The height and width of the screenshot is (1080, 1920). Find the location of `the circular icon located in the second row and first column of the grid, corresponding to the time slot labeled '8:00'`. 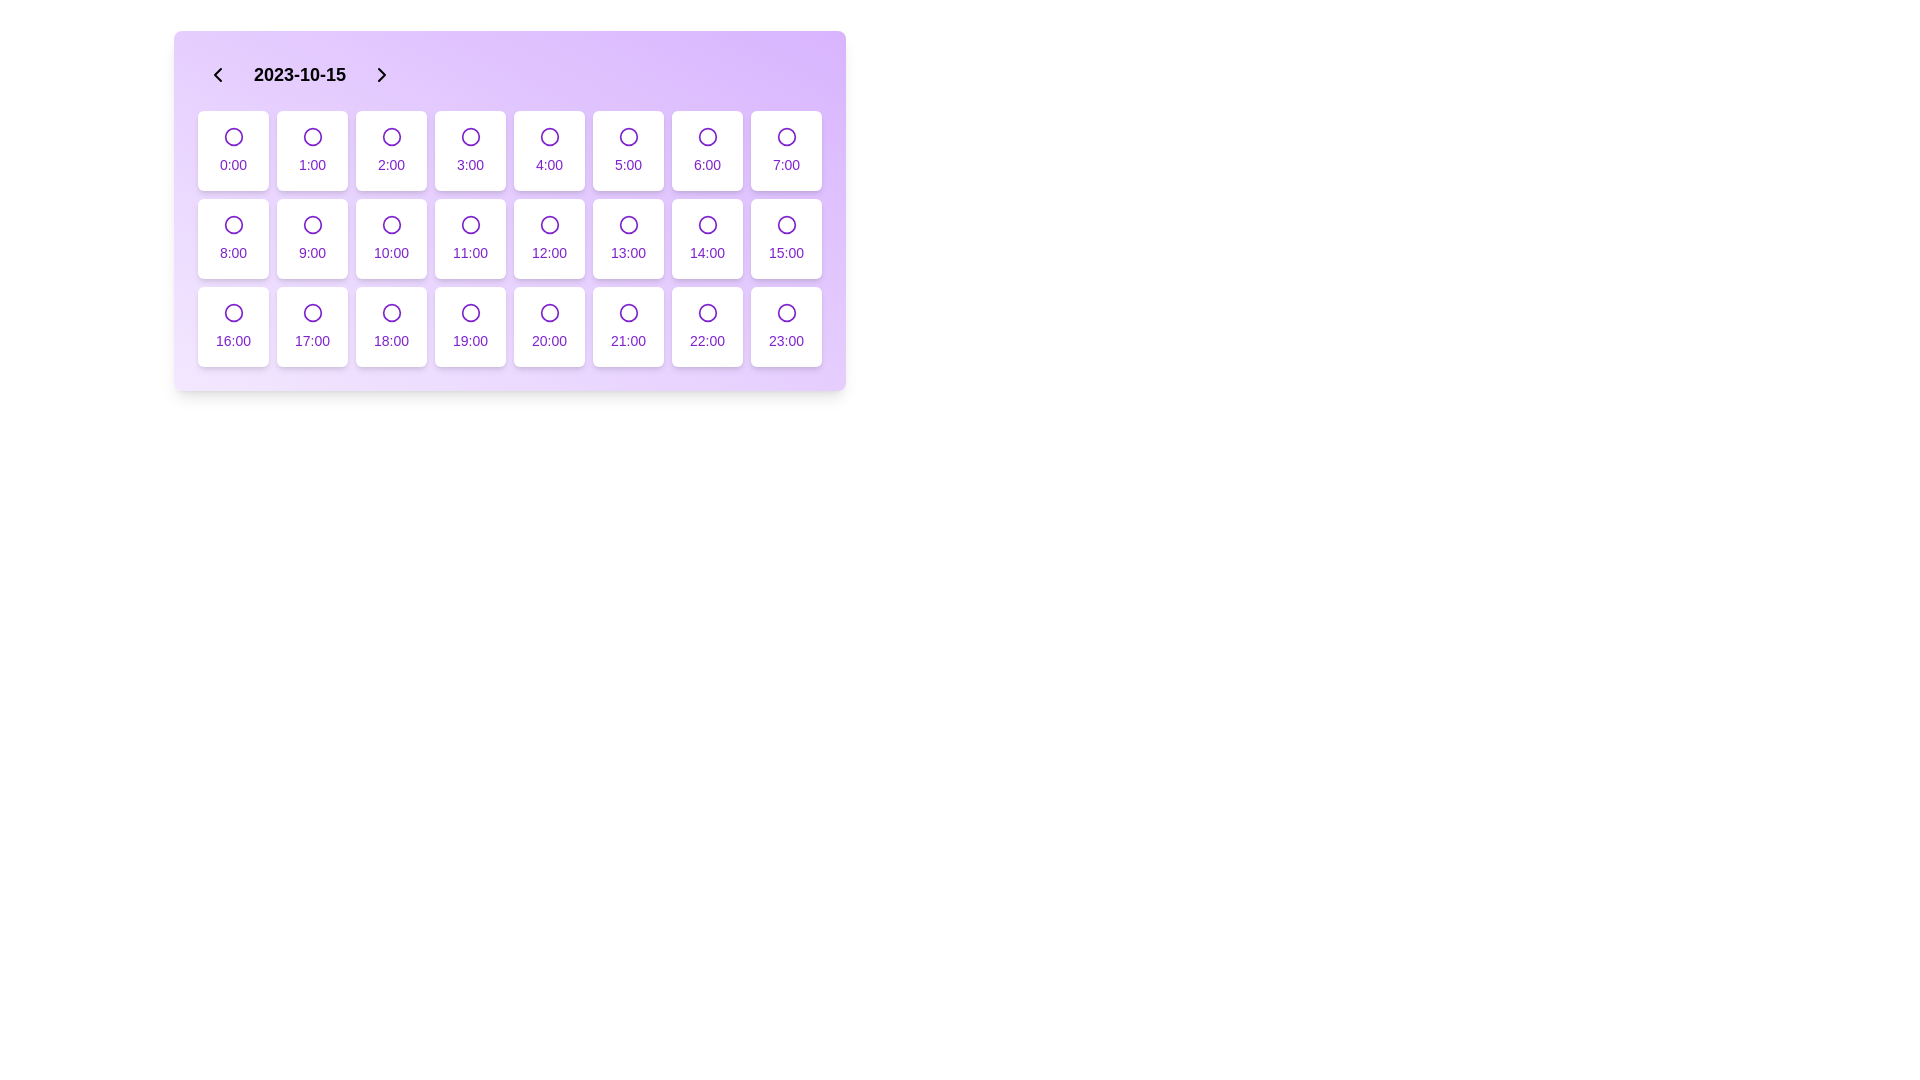

the circular icon located in the second row and first column of the grid, corresponding to the time slot labeled '8:00' is located at coordinates (233, 224).